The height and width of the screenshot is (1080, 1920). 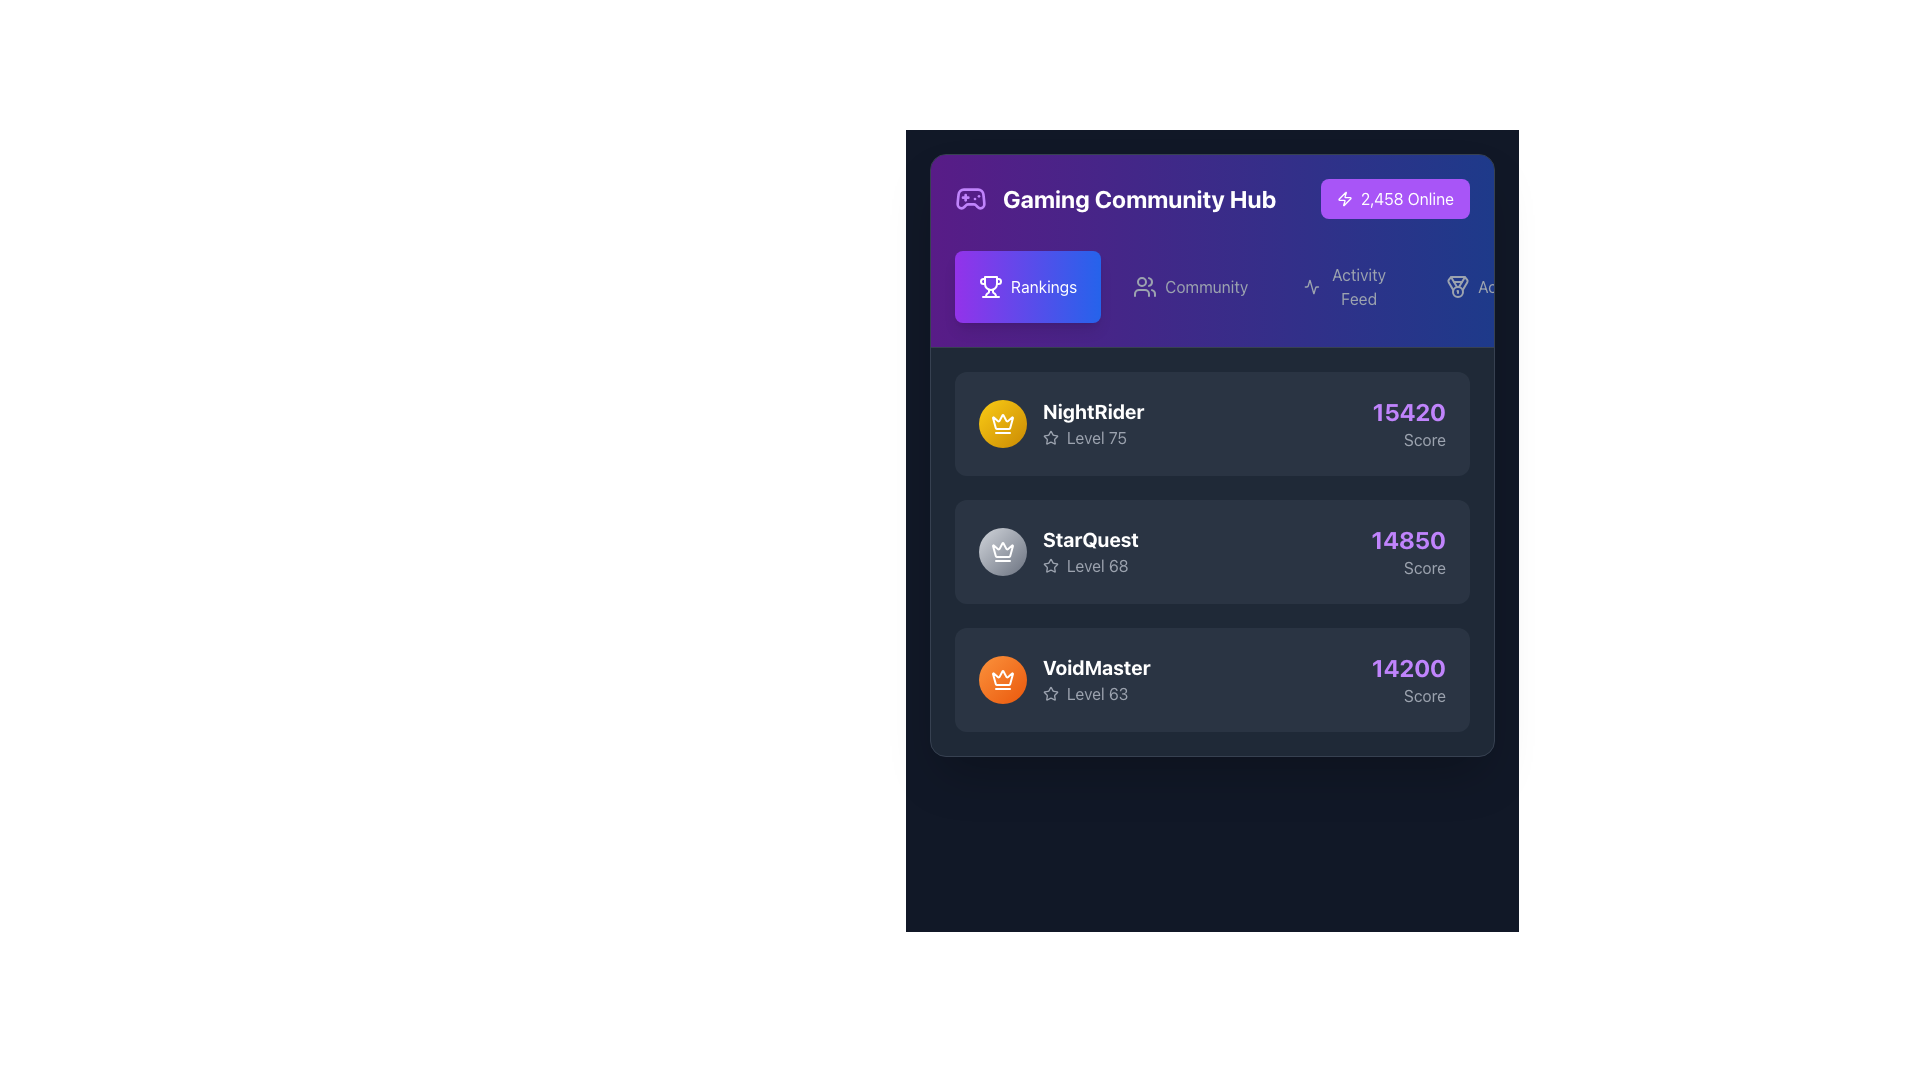 I want to click on information displayed on the rectangular badge with a purple background and white text that reads '2,458 Online', located in the top-right section of the interface adjacent to 'Gaming Community Hub', so click(x=1394, y=199).